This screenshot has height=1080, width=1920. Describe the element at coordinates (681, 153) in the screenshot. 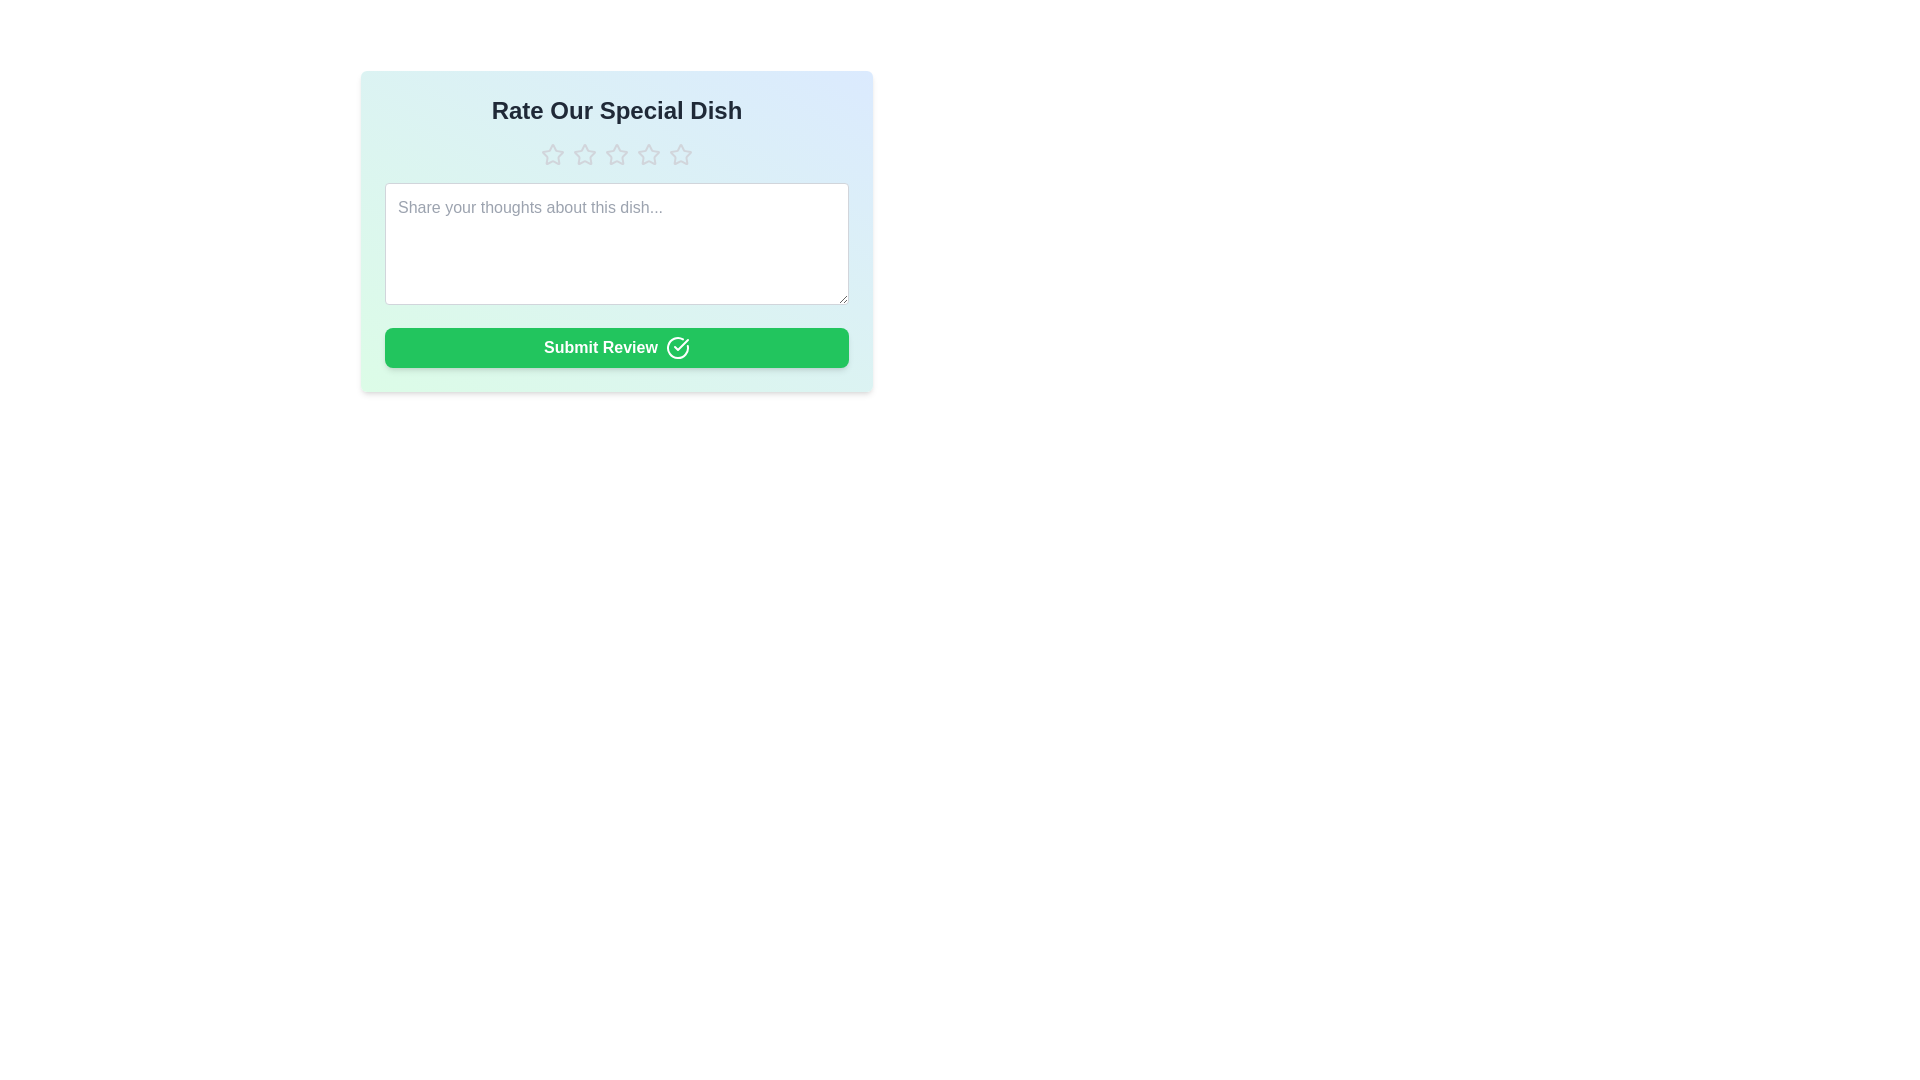

I see `the dish rating to 5 stars by clicking on the corresponding star` at that location.